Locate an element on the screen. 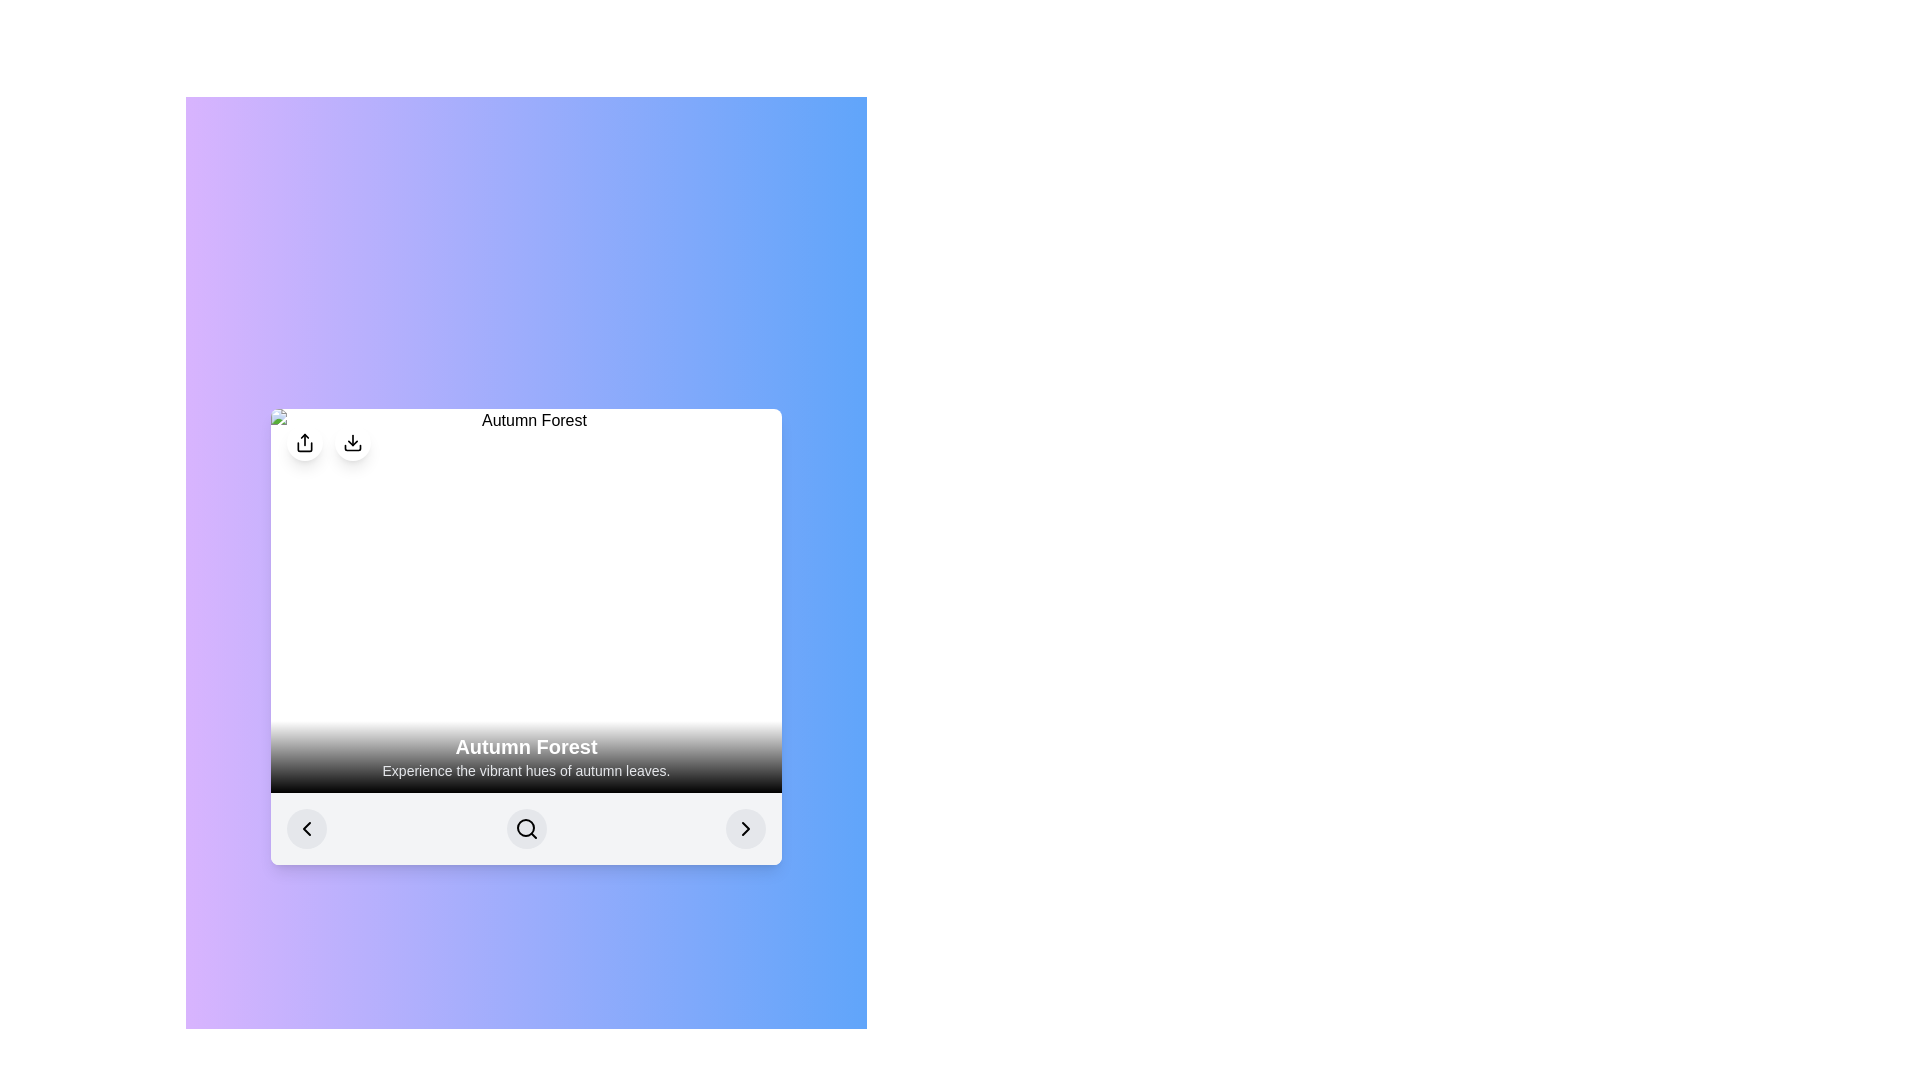  the chevron left directional control icon located on the left side of the bottom white bar below the 'Autumn Forest' black gradient section is located at coordinates (306, 829).